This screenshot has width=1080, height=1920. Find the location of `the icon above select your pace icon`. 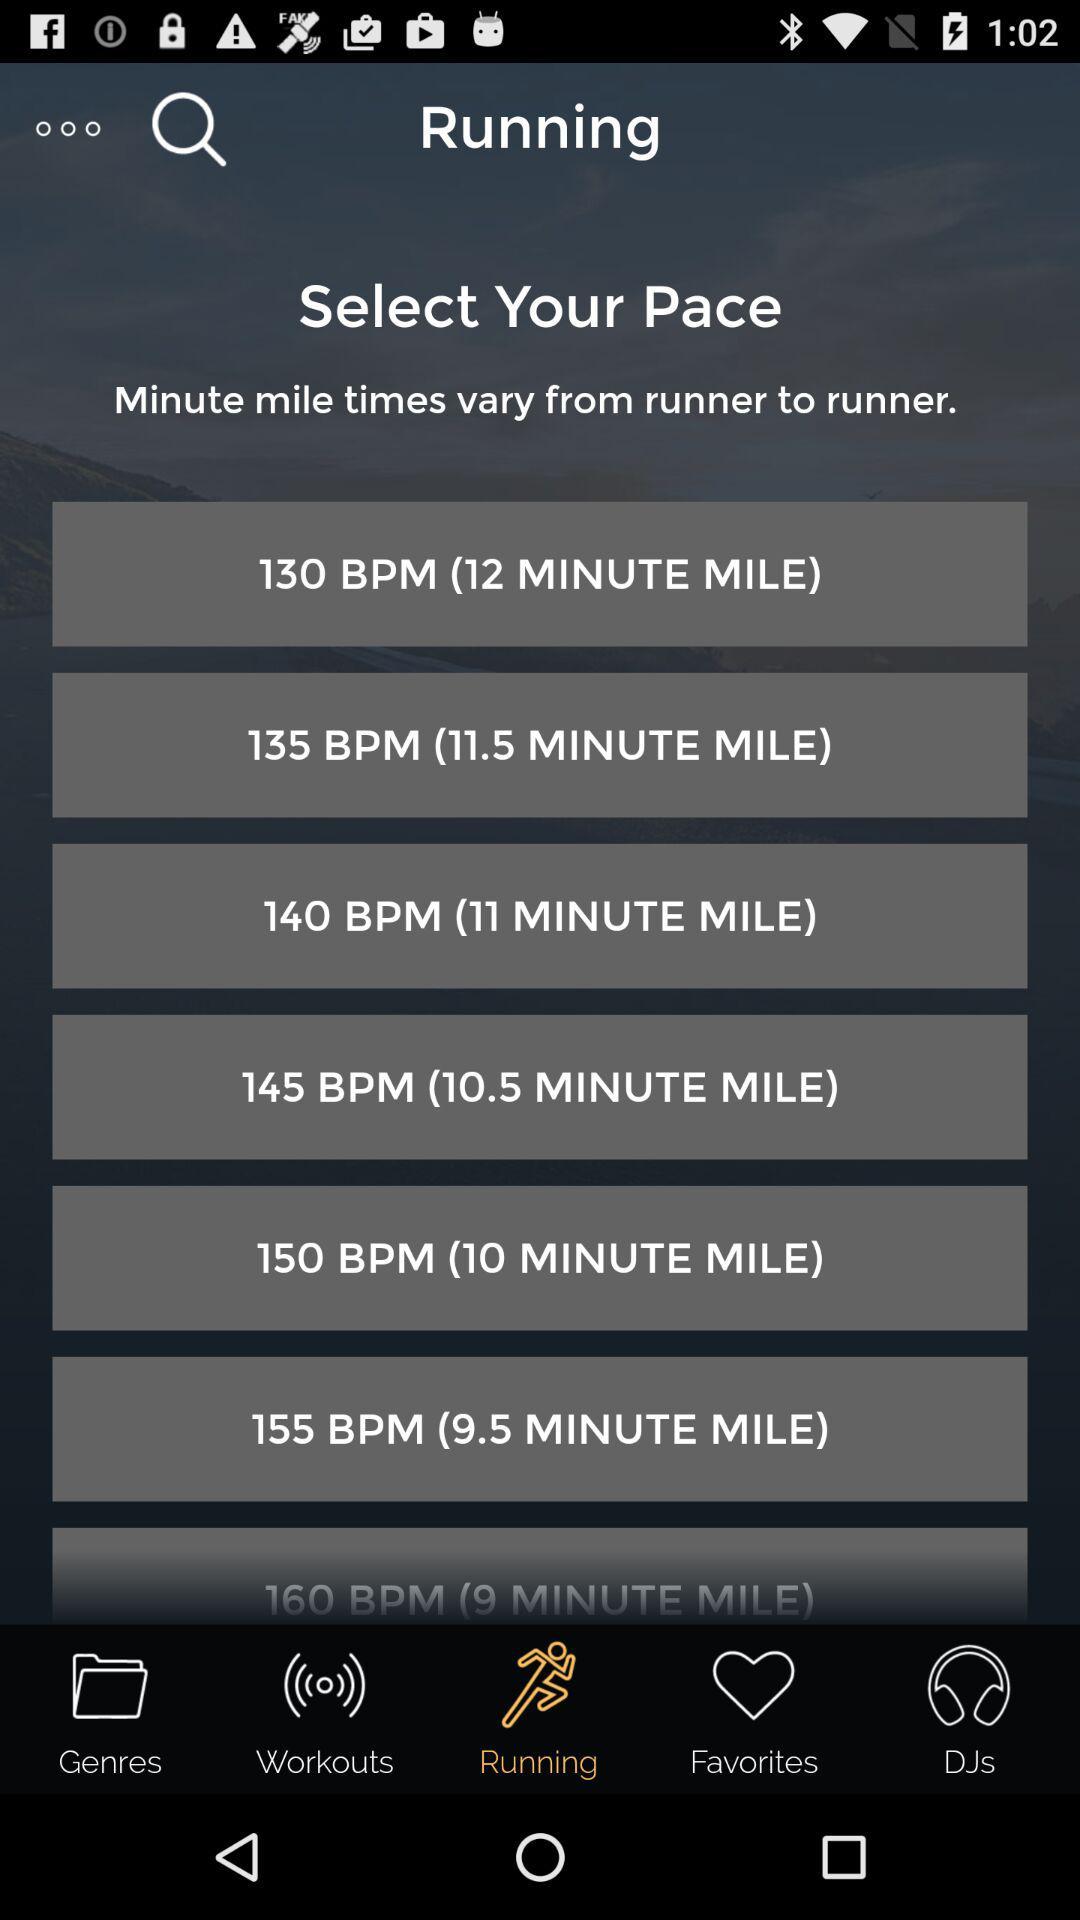

the icon above select your pace icon is located at coordinates (188, 127).